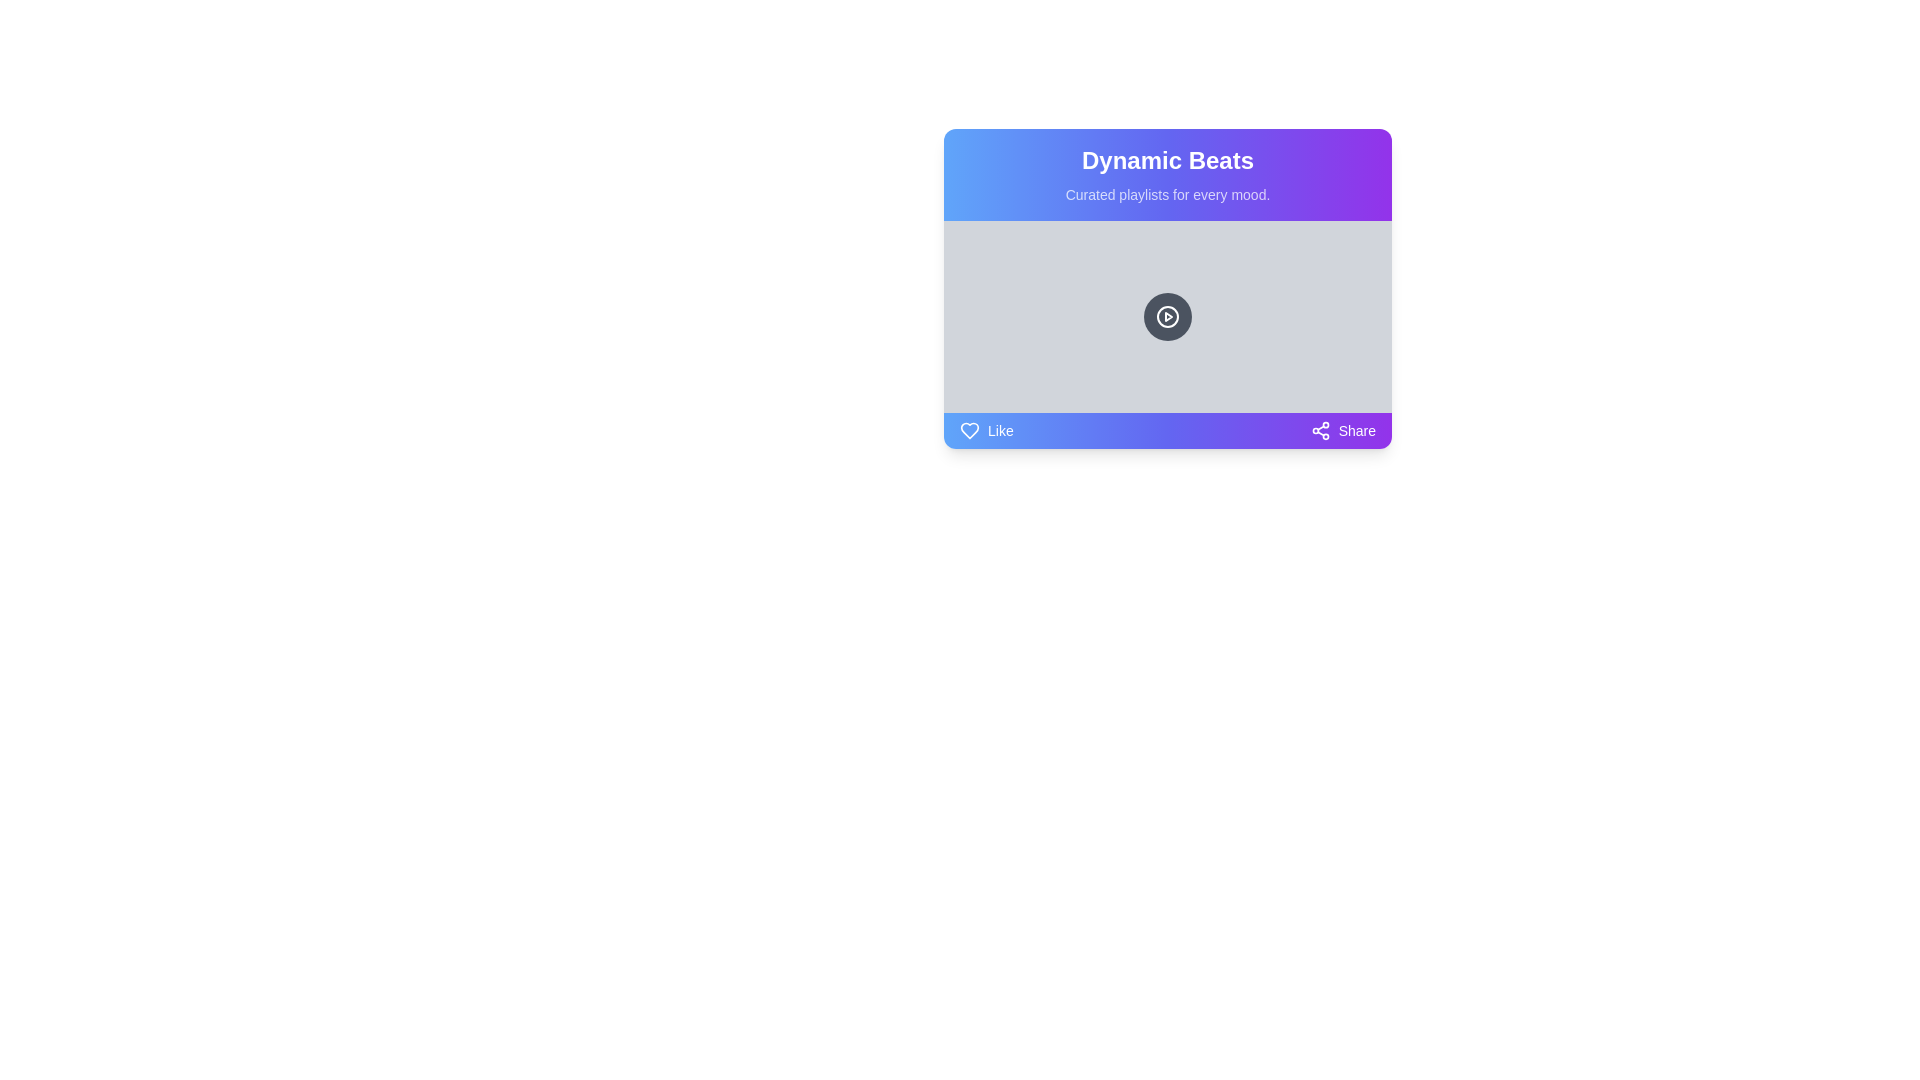  What do you see at coordinates (1320, 430) in the screenshot?
I see `the 'share' icon, which is part of the purple rectangular button labeled 'Share' located at the bottom right corner of the card` at bounding box center [1320, 430].